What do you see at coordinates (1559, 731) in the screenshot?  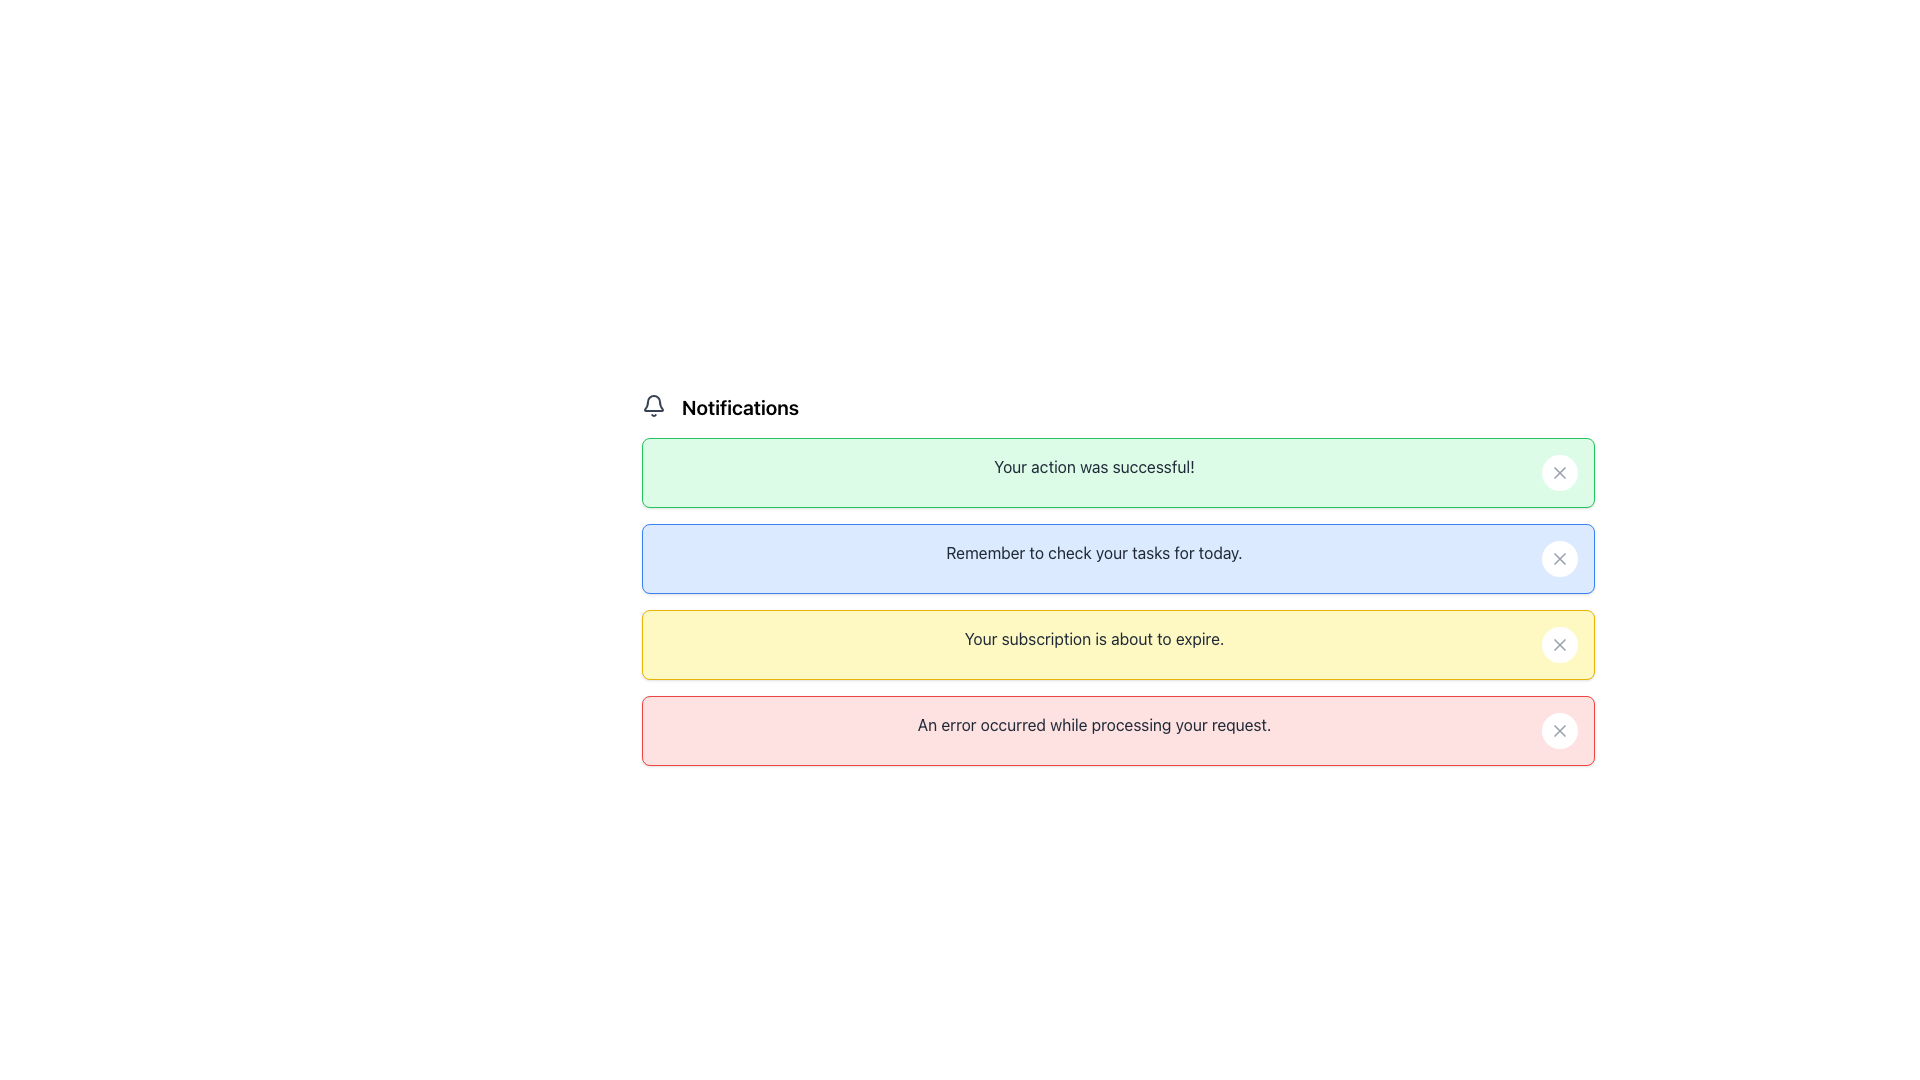 I see `the small 'X' icon close button located at the top-right corner of the red notification box to observe hover interactions` at bounding box center [1559, 731].